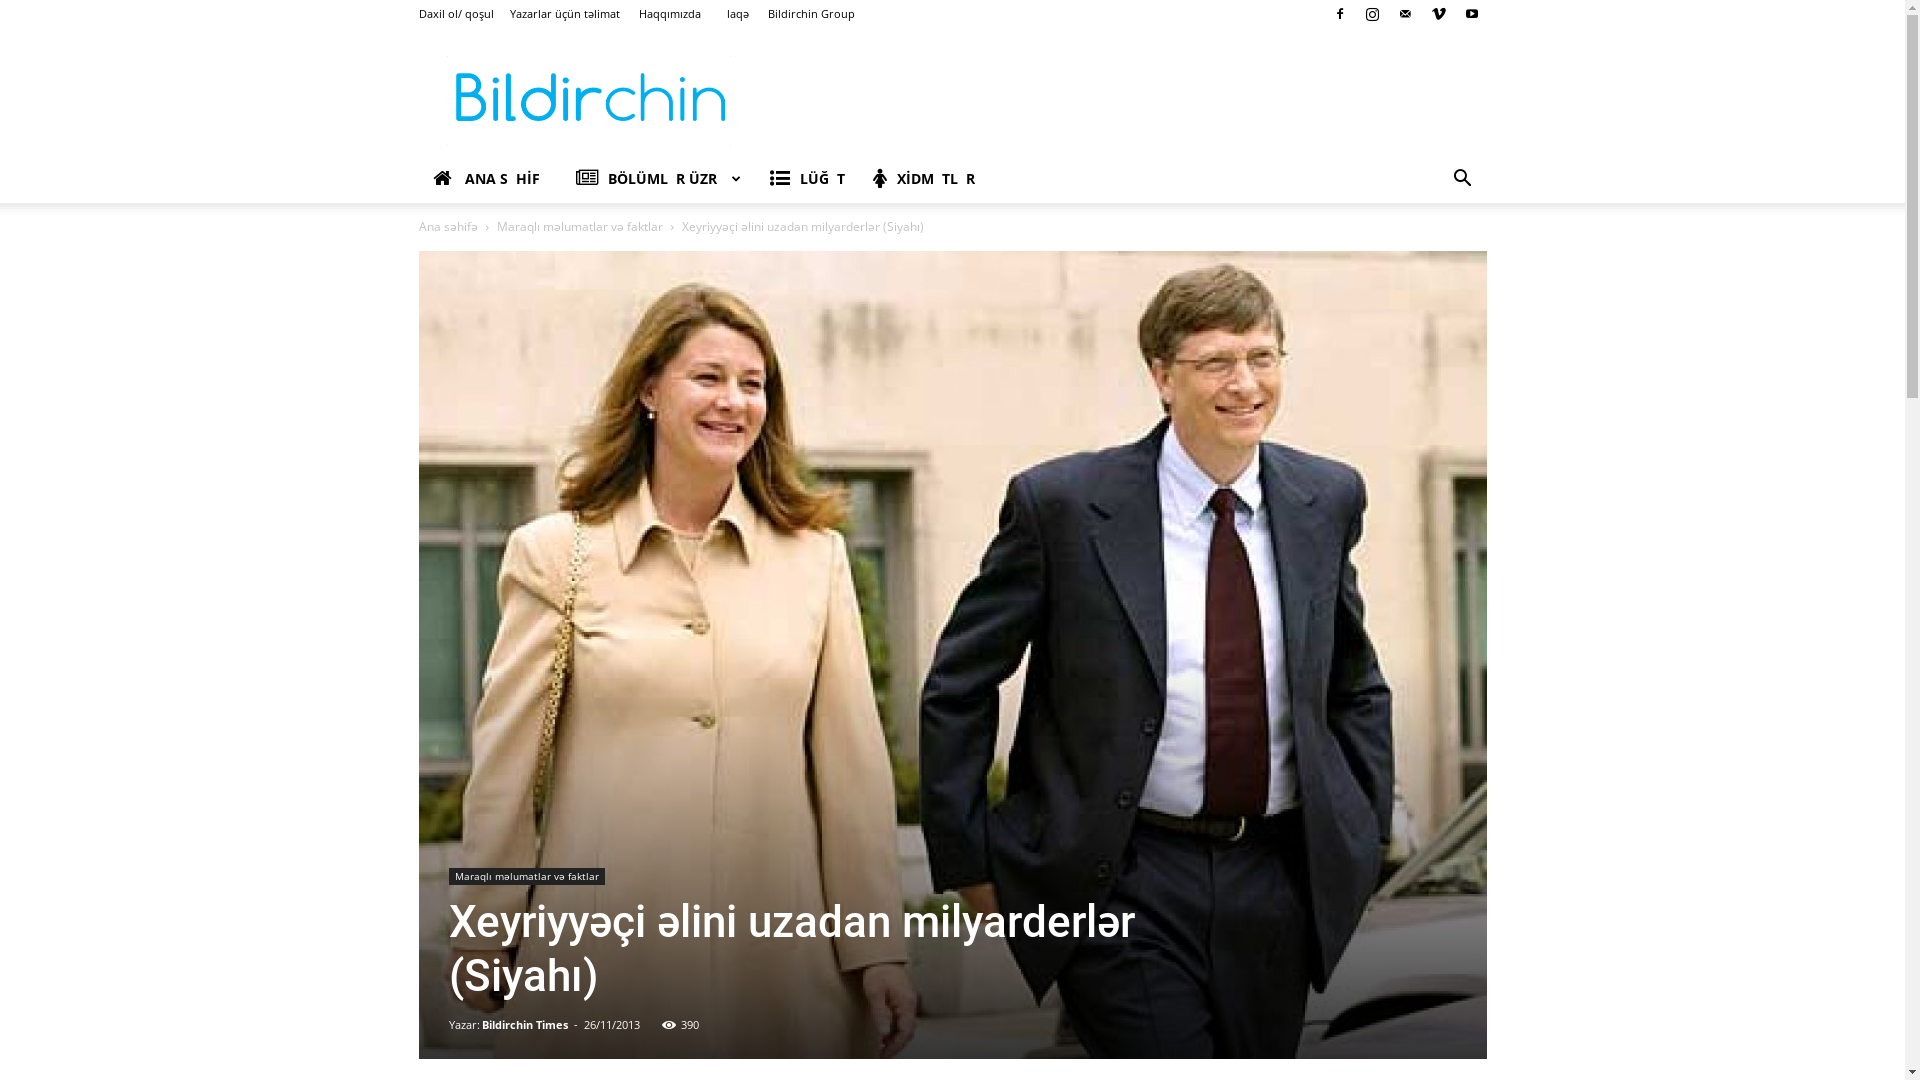  What do you see at coordinates (1455, 14) in the screenshot?
I see `'Youtube'` at bounding box center [1455, 14].